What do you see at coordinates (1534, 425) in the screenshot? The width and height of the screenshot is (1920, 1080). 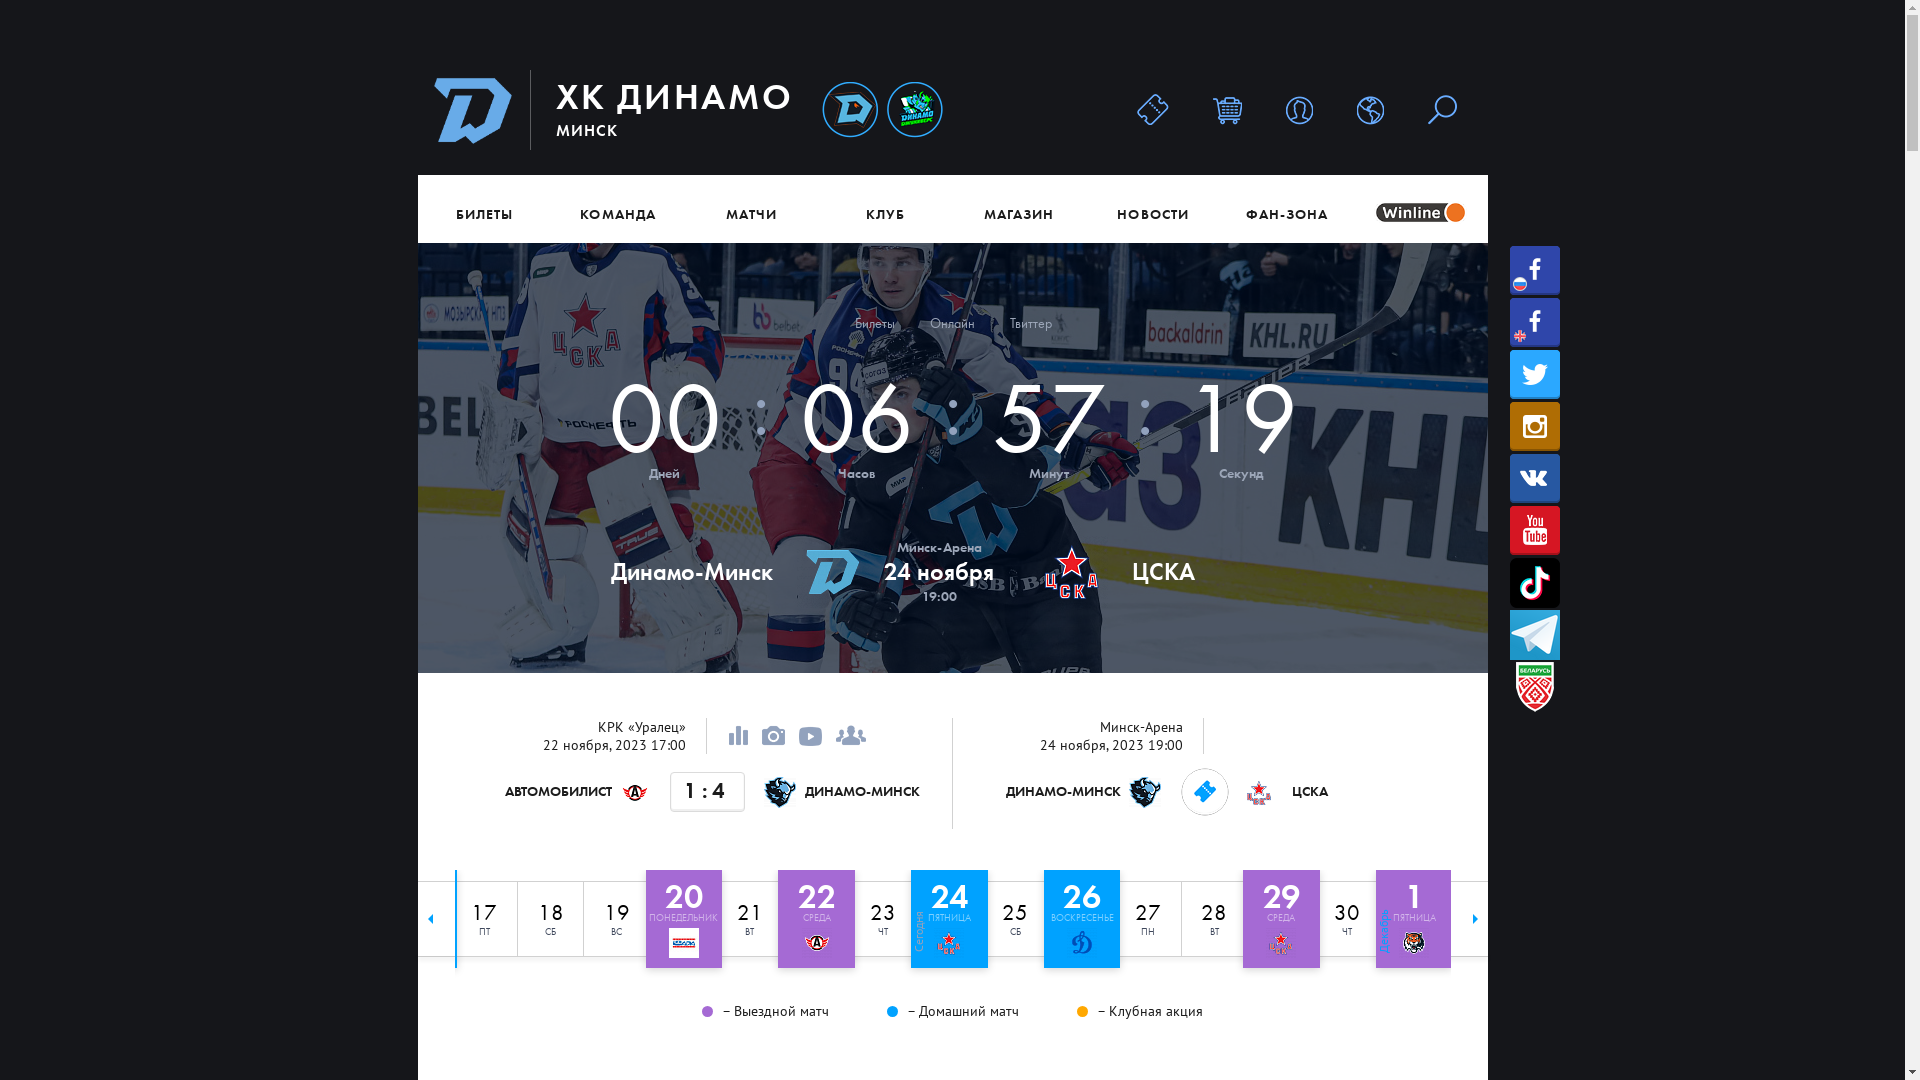 I see `'Intagram'` at bounding box center [1534, 425].